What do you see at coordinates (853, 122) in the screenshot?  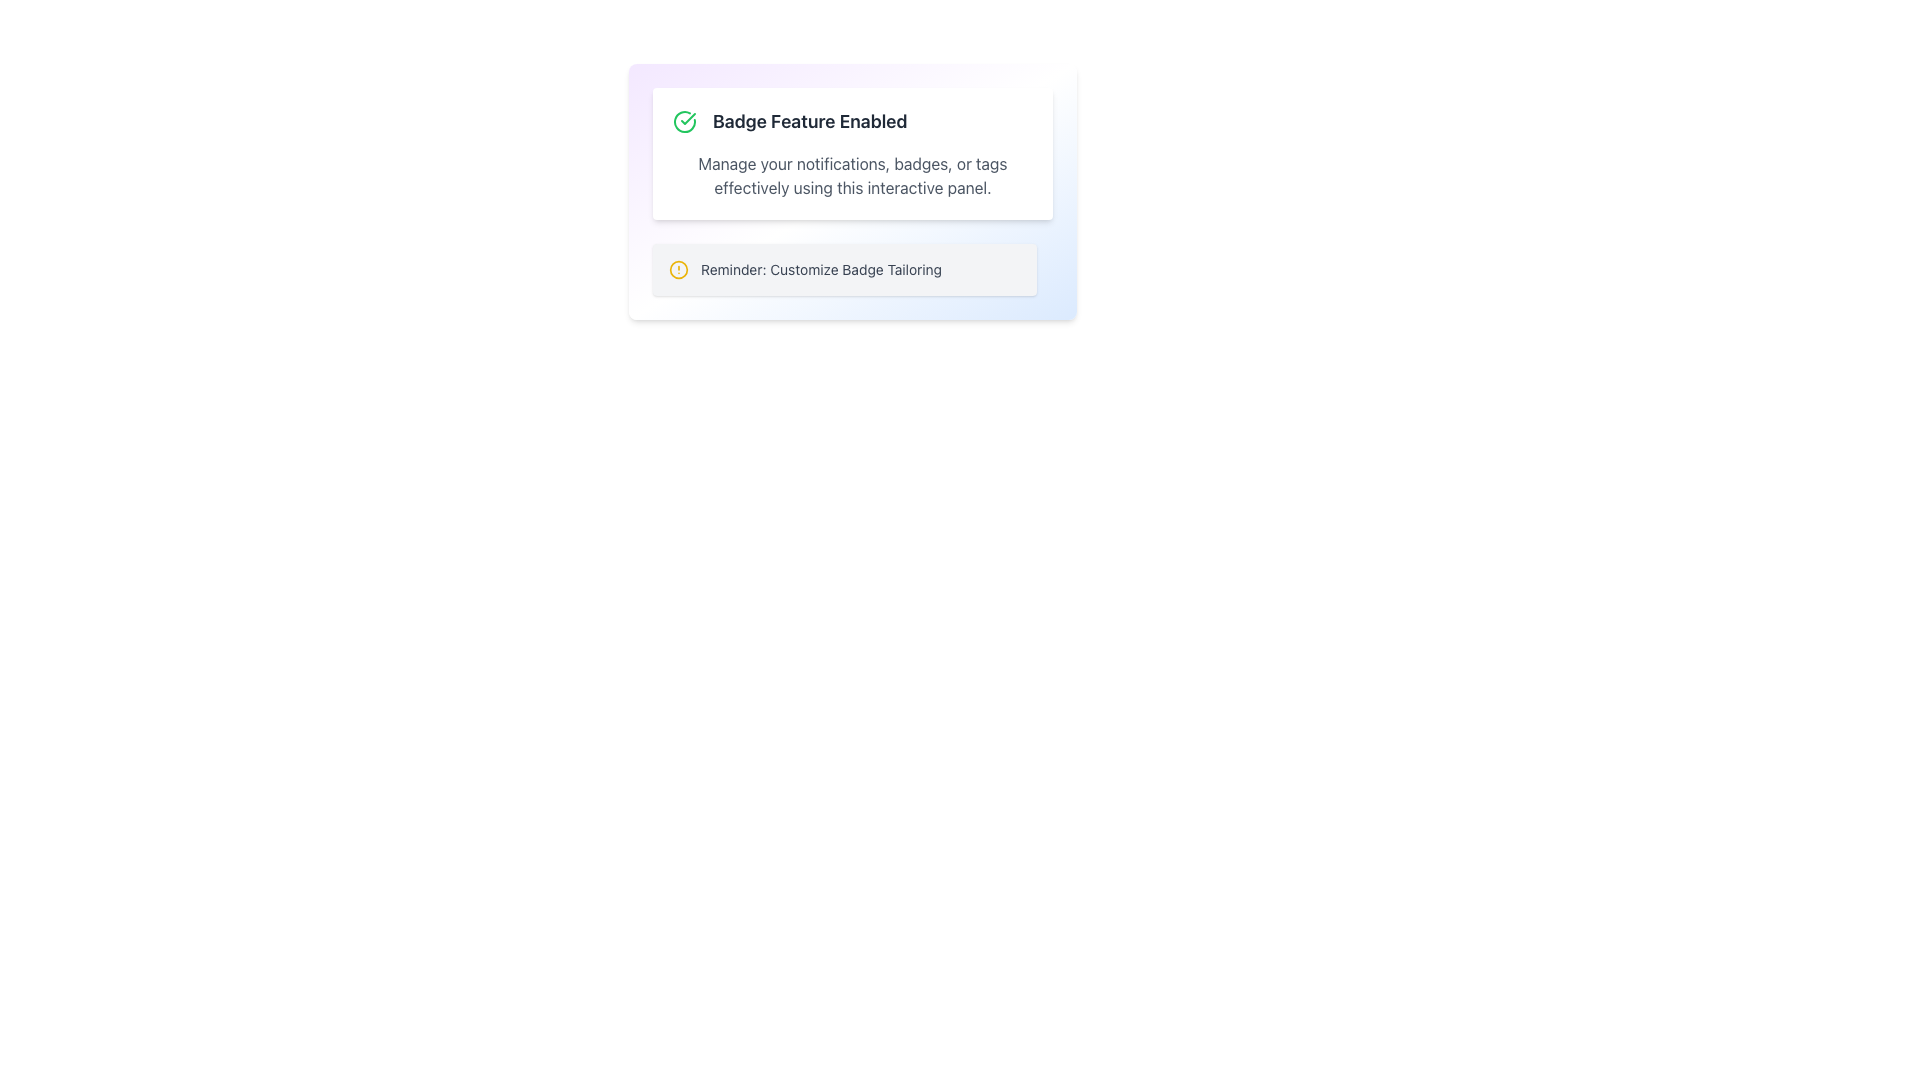 I see `the informational display indicating that the 'Badge Feature' is enabled, which is positioned above the description text and below the 'Toggle Panel' button` at bounding box center [853, 122].